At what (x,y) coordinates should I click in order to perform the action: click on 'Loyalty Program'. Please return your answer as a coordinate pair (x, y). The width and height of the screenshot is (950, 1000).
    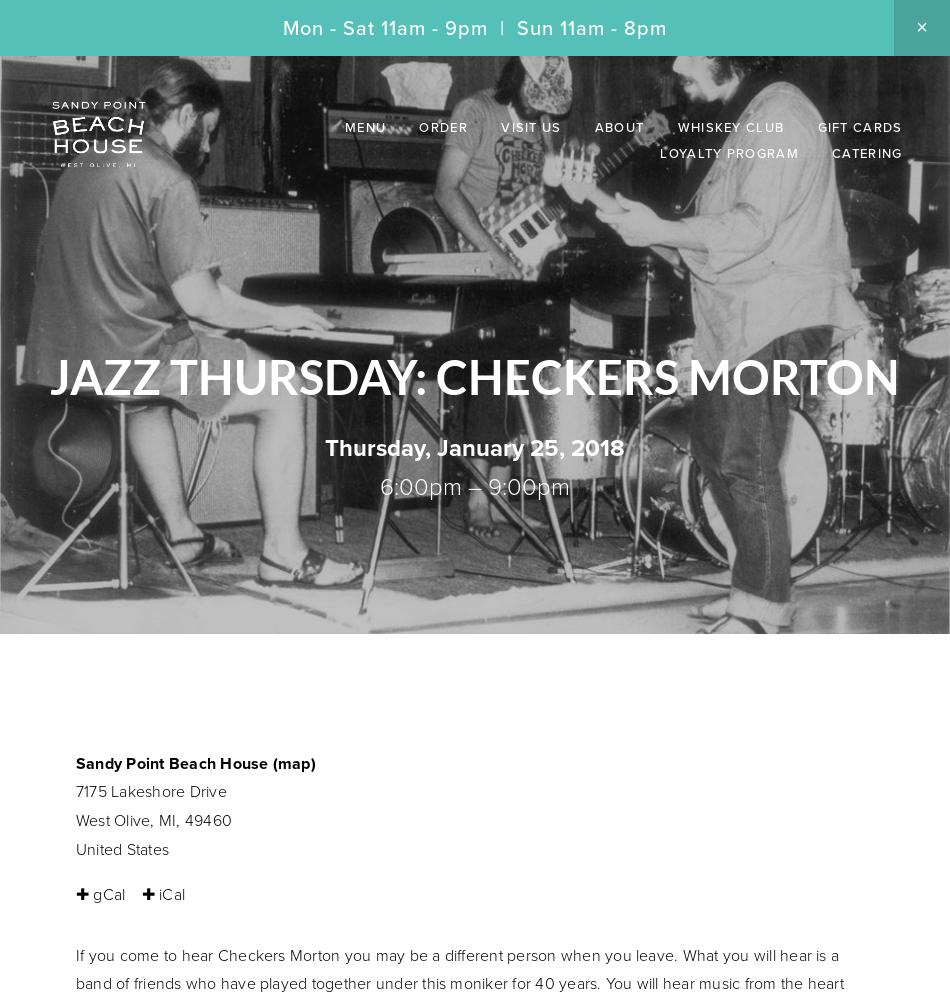
    Looking at the image, I should click on (728, 153).